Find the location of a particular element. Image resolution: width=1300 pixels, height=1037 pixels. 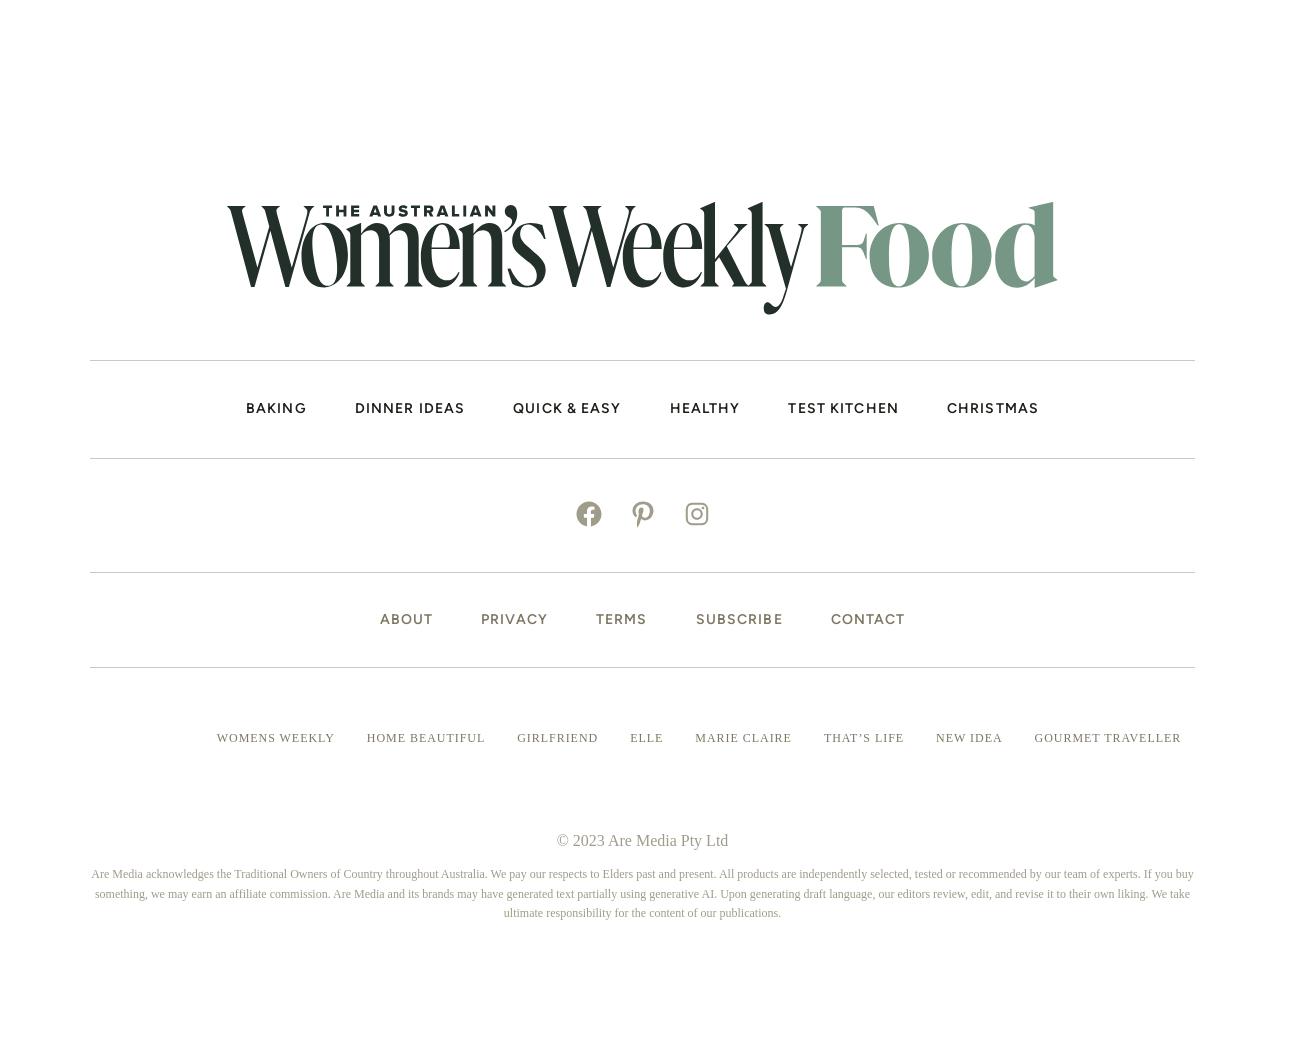

'Test Kitchen' is located at coordinates (843, 406).